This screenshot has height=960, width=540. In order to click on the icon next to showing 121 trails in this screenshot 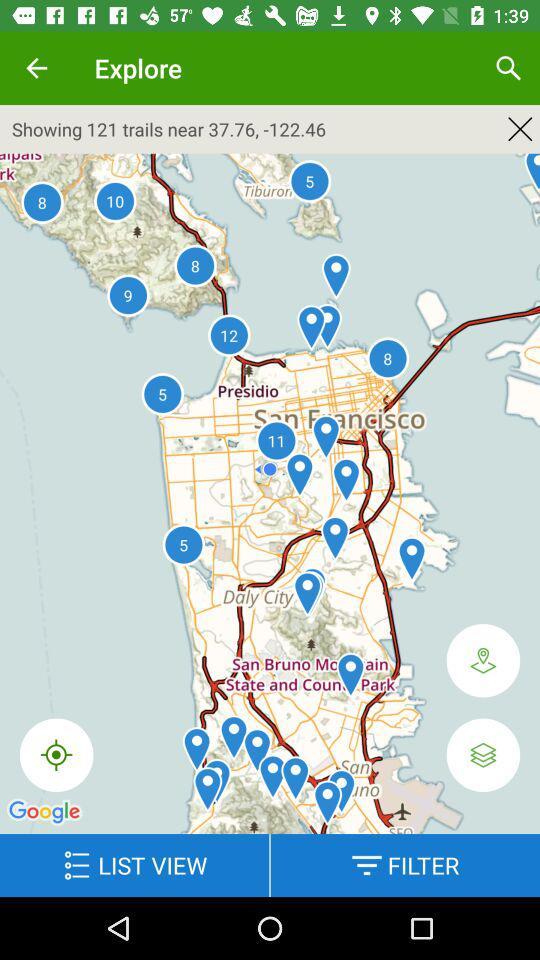, I will do `click(520, 128)`.